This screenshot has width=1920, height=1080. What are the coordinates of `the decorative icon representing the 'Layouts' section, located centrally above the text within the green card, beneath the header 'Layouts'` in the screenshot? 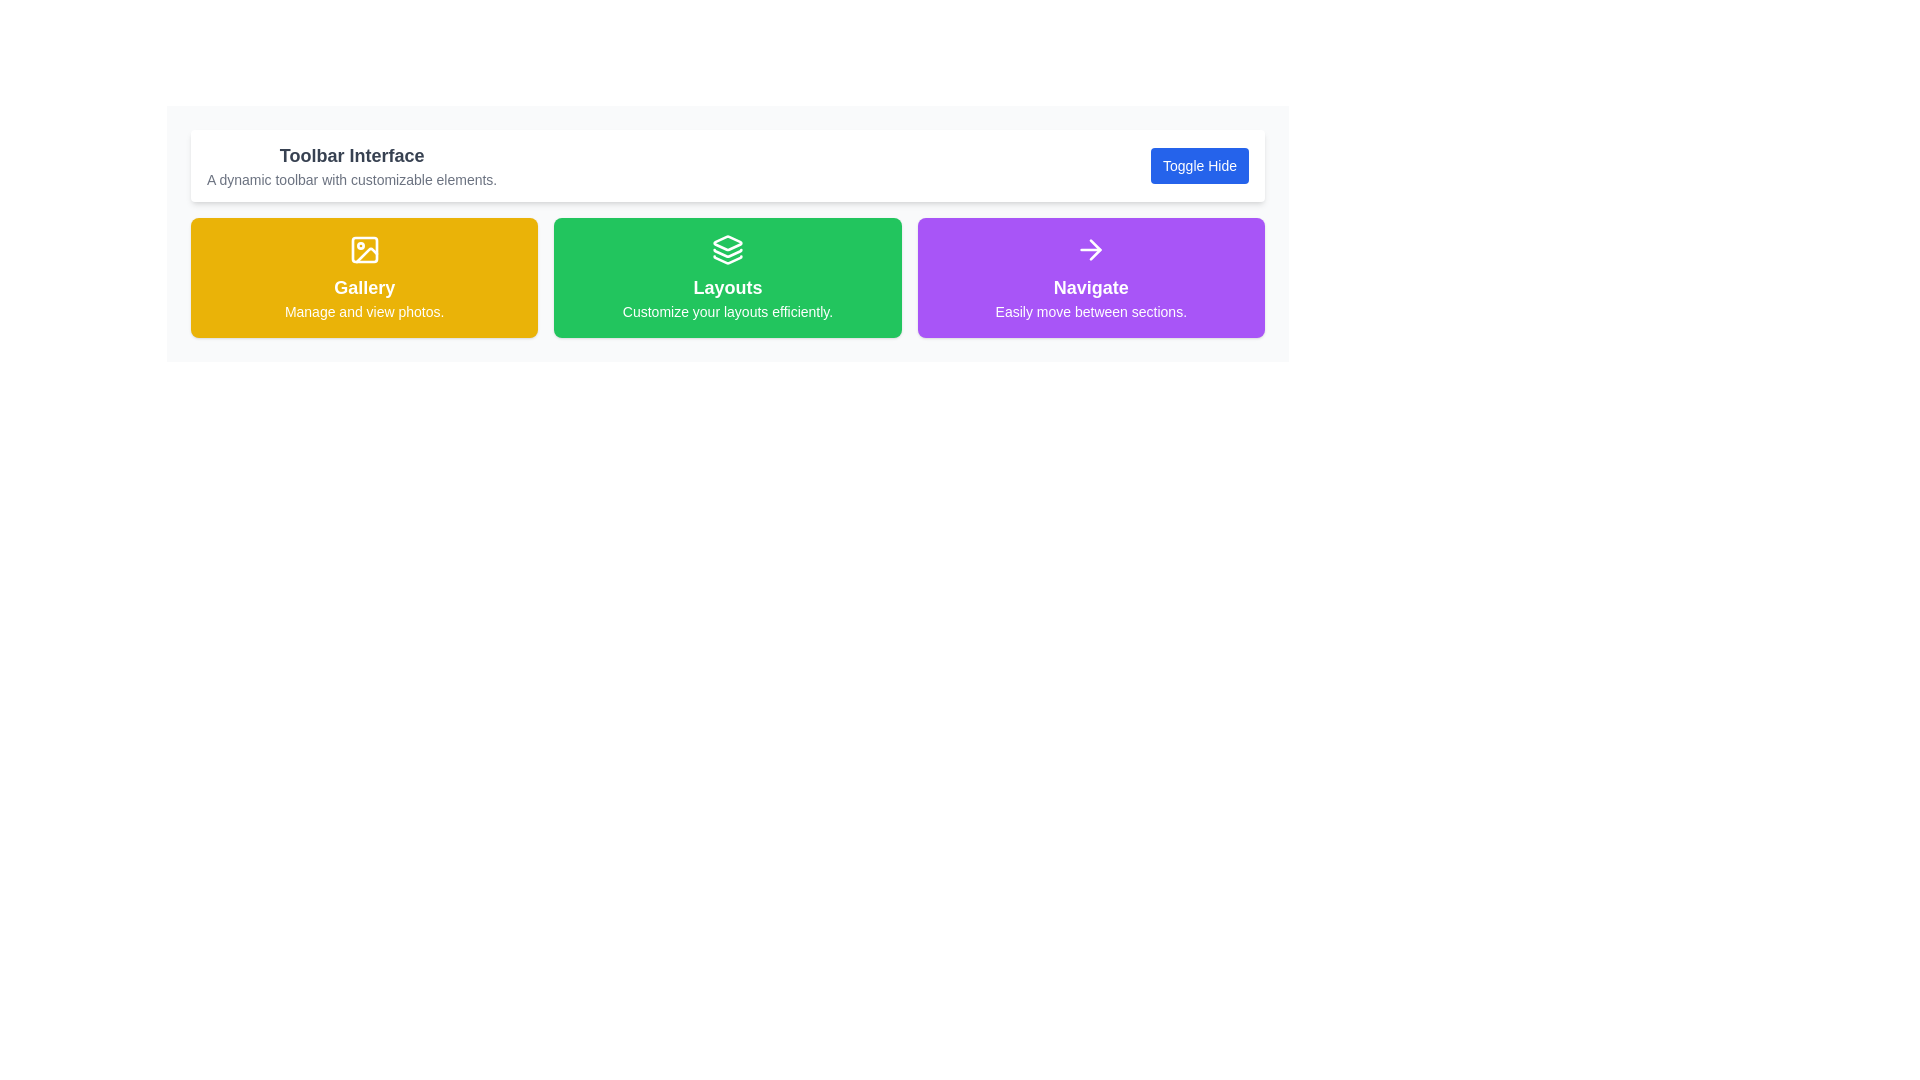 It's located at (727, 242).